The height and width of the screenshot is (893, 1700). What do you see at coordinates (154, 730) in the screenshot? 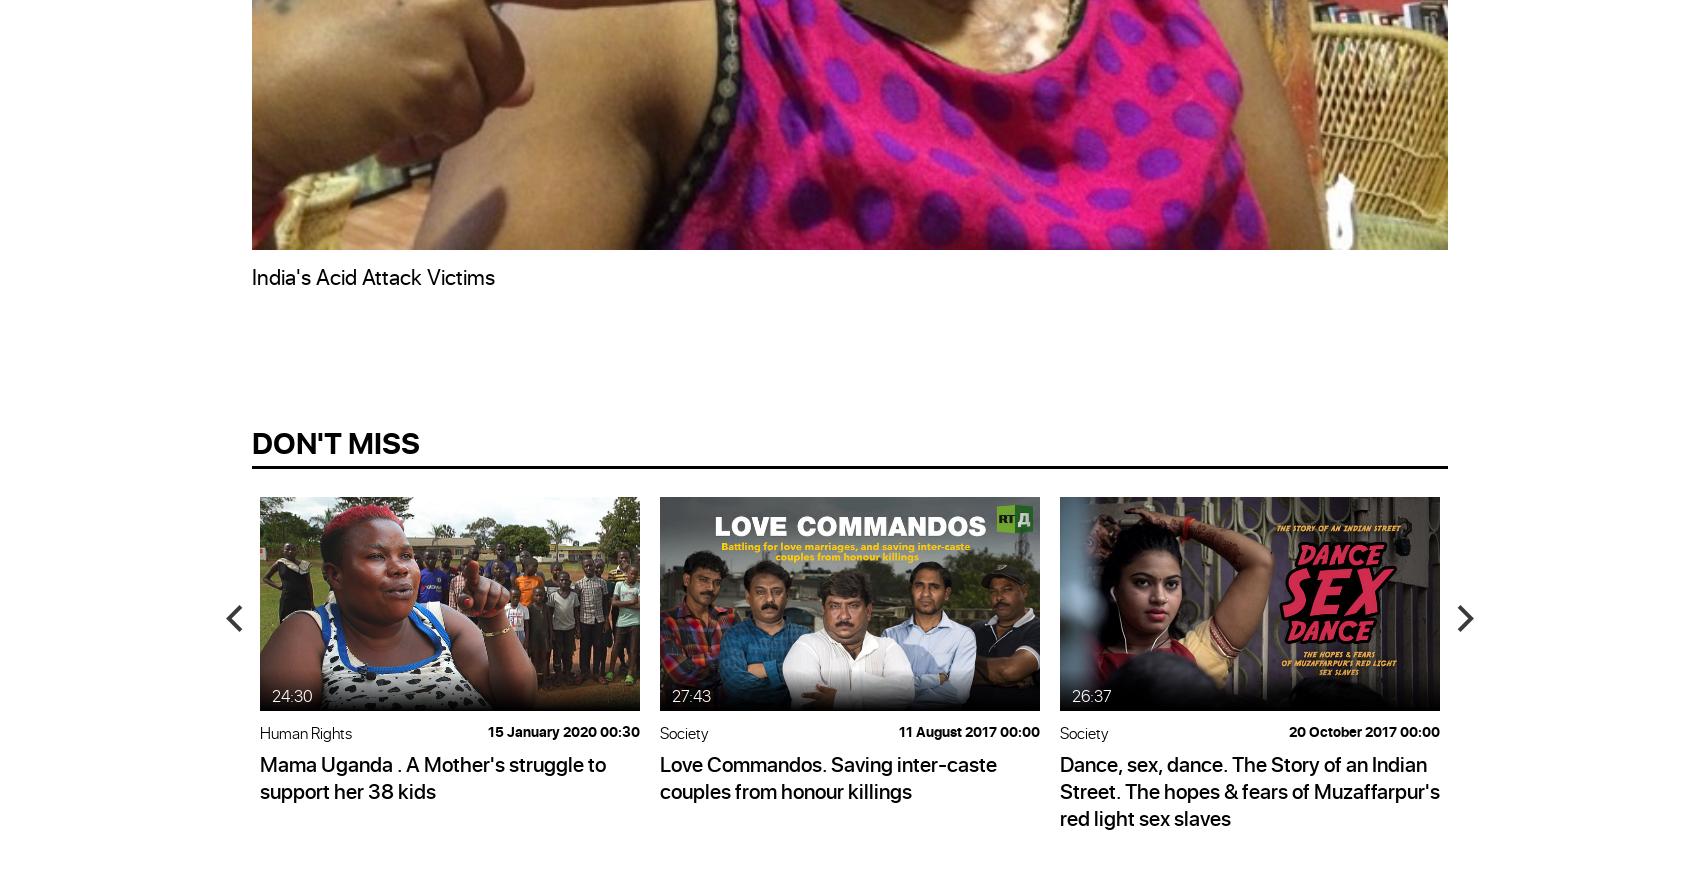
I see `'22 September 2014 00:00'` at bounding box center [154, 730].